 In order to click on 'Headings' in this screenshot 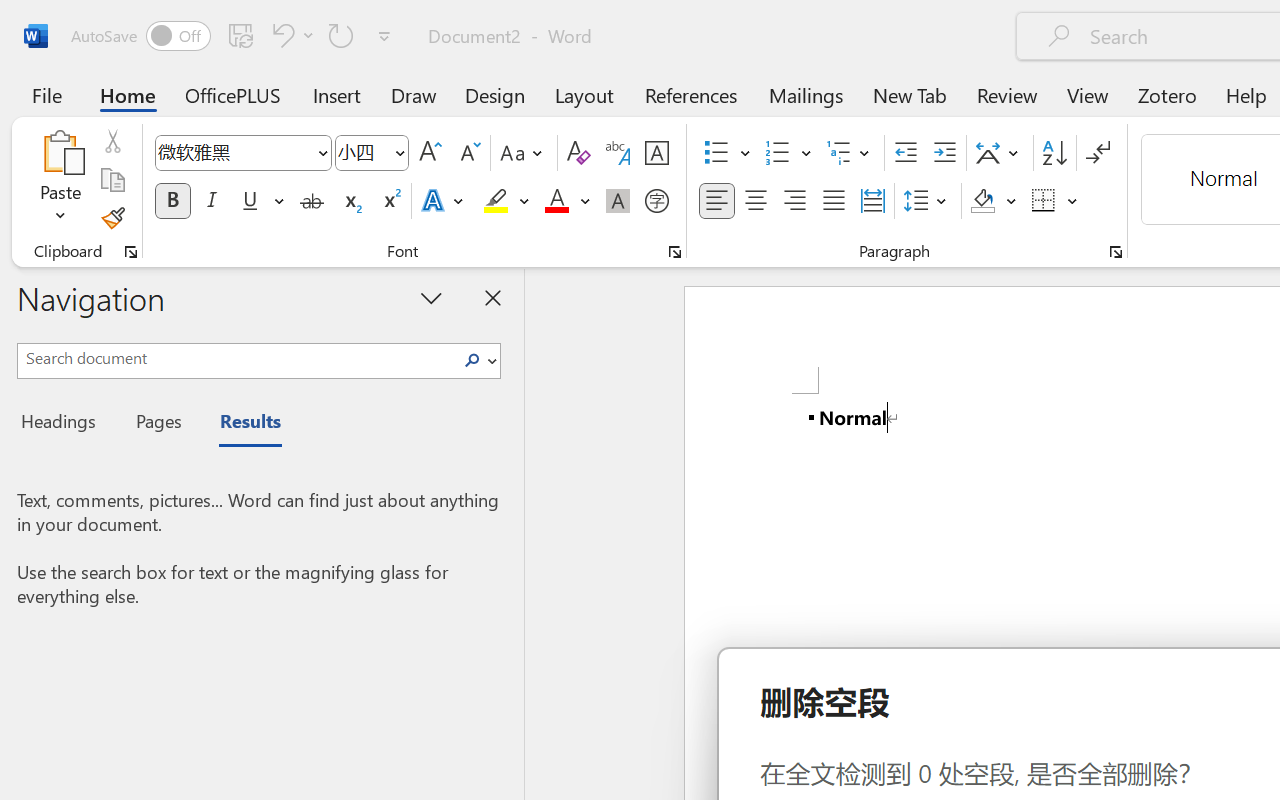, I will do `click(65, 424)`.